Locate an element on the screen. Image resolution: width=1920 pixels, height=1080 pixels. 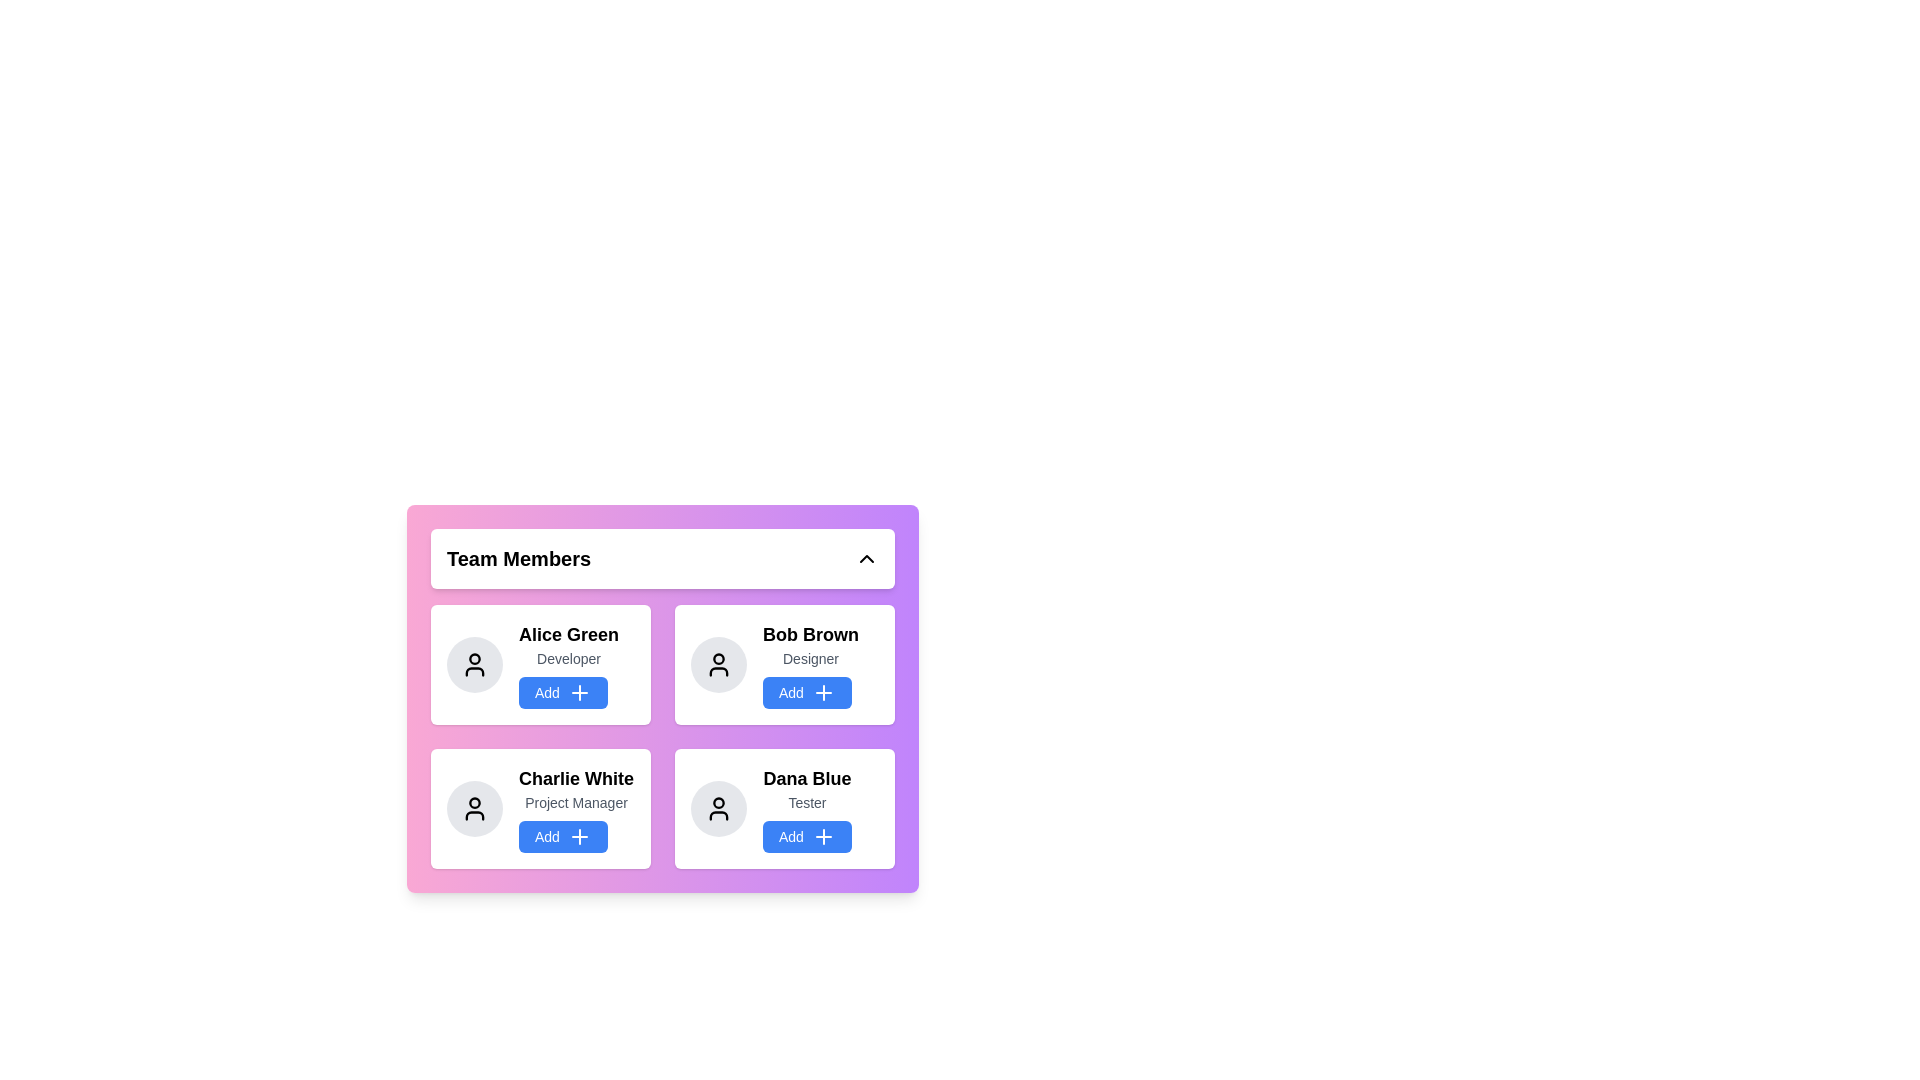
the circular avatar placeholder with a gray background and a generic user icon, located in the top-left card under 'Alice Green', the Developer is located at coordinates (474, 664).